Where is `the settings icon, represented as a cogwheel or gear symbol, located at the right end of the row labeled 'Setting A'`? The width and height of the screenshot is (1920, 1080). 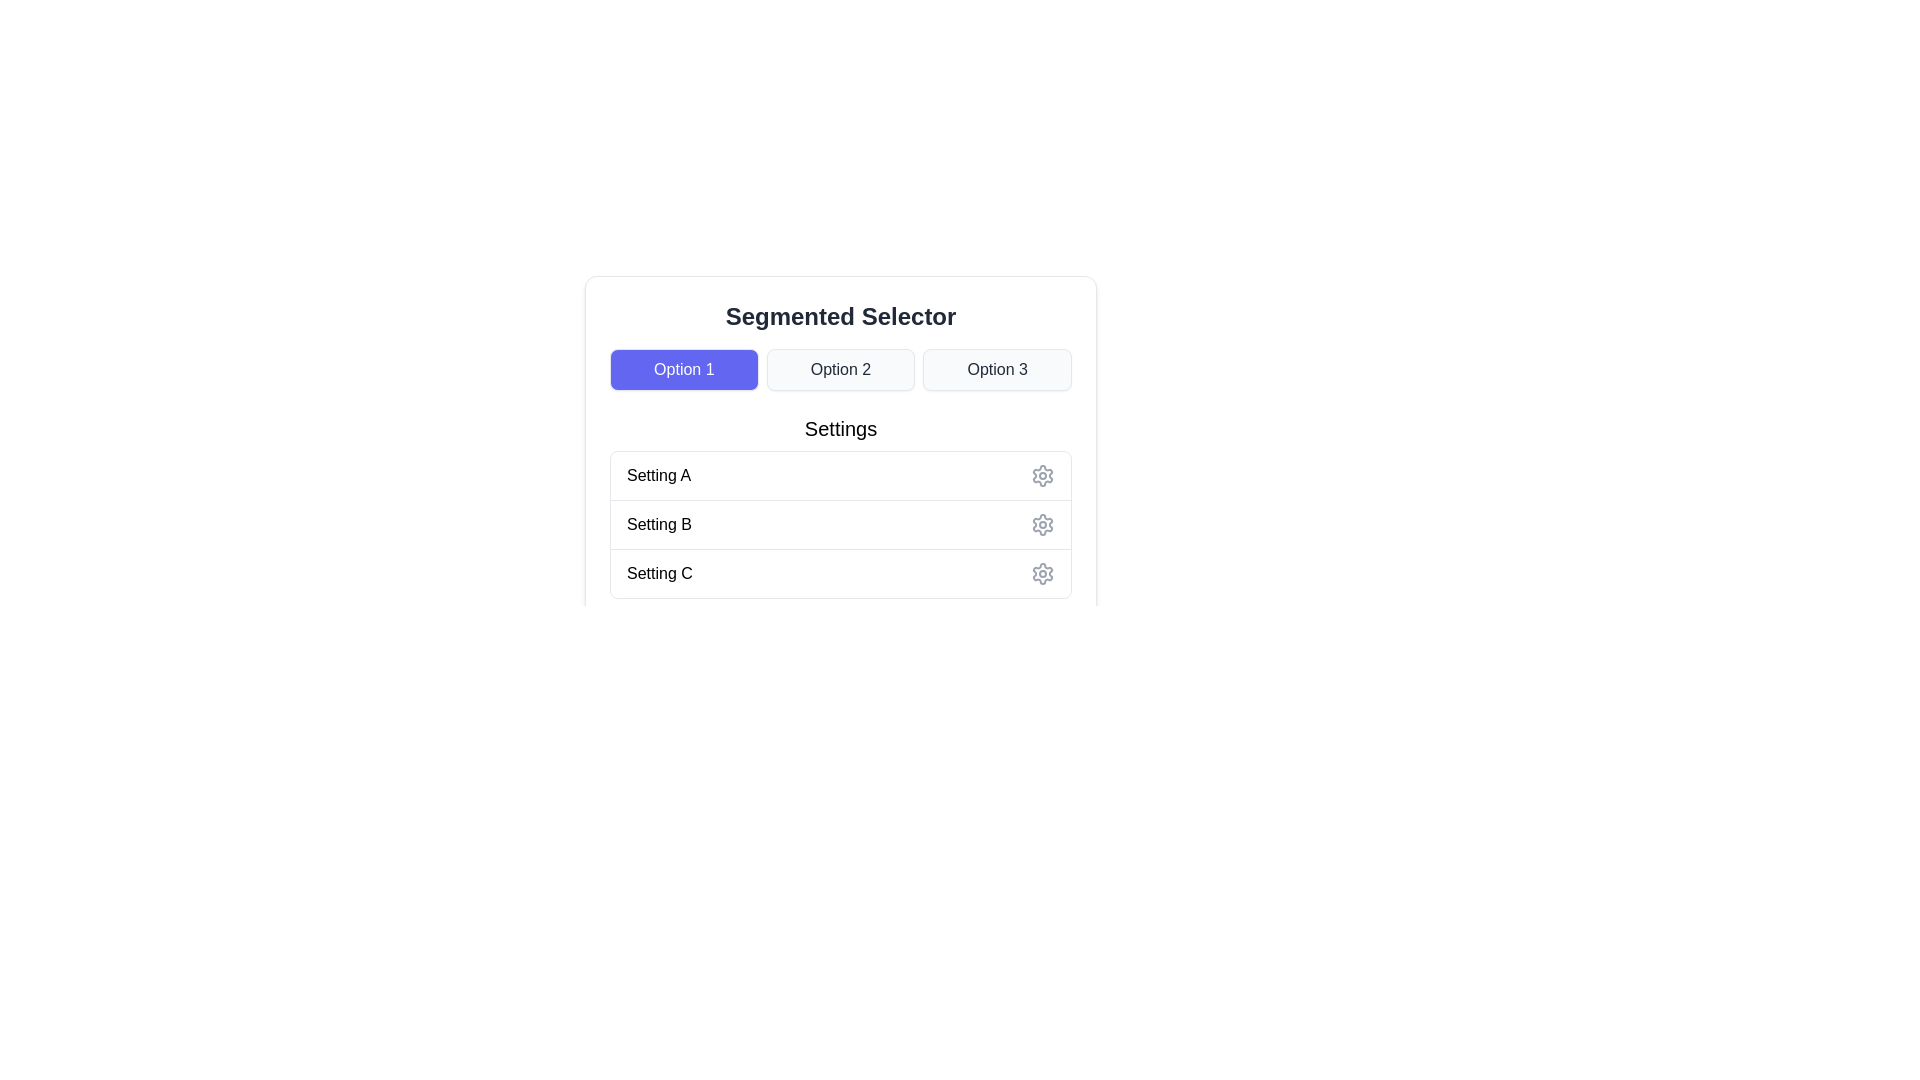
the settings icon, represented as a cogwheel or gear symbol, located at the right end of the row labeled 'Setting A' is located at coordinates (1041, 475).